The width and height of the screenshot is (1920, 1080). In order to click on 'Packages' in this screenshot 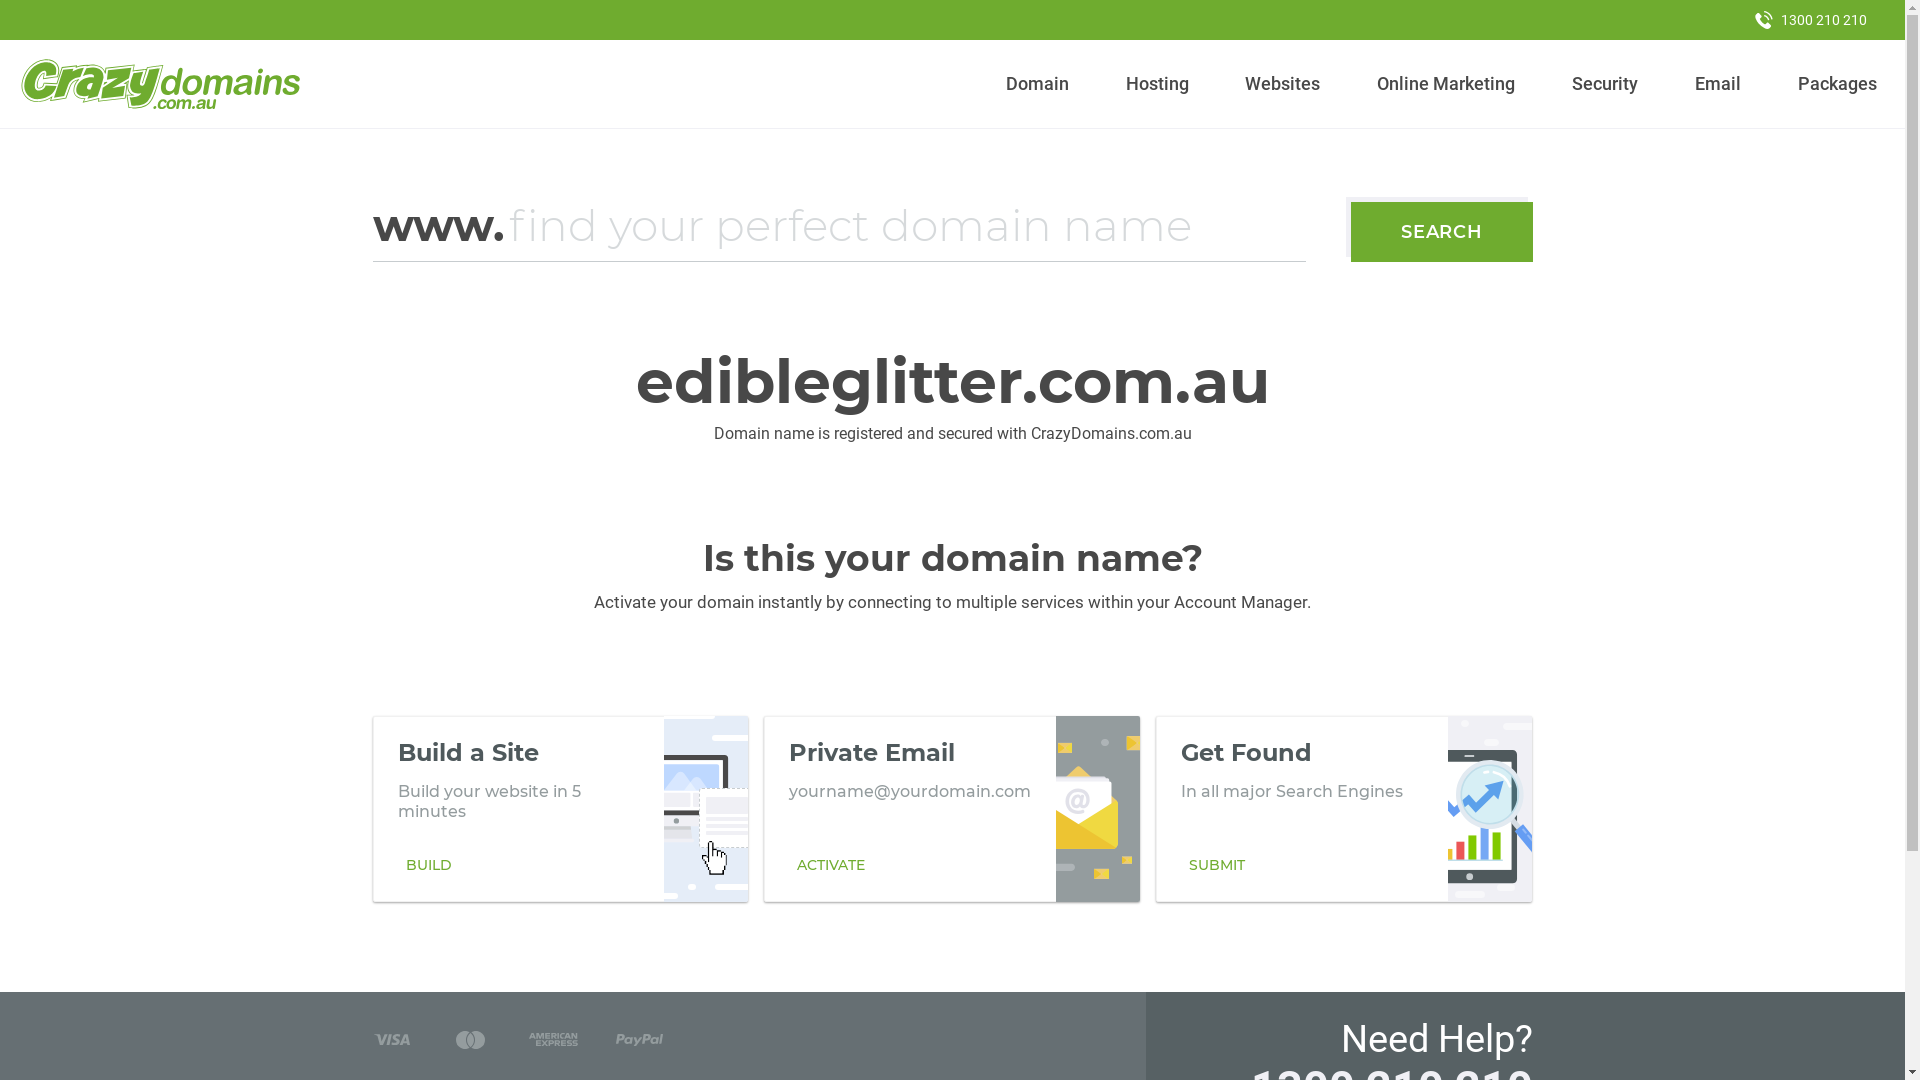, I will do `click(1789, 83)`.